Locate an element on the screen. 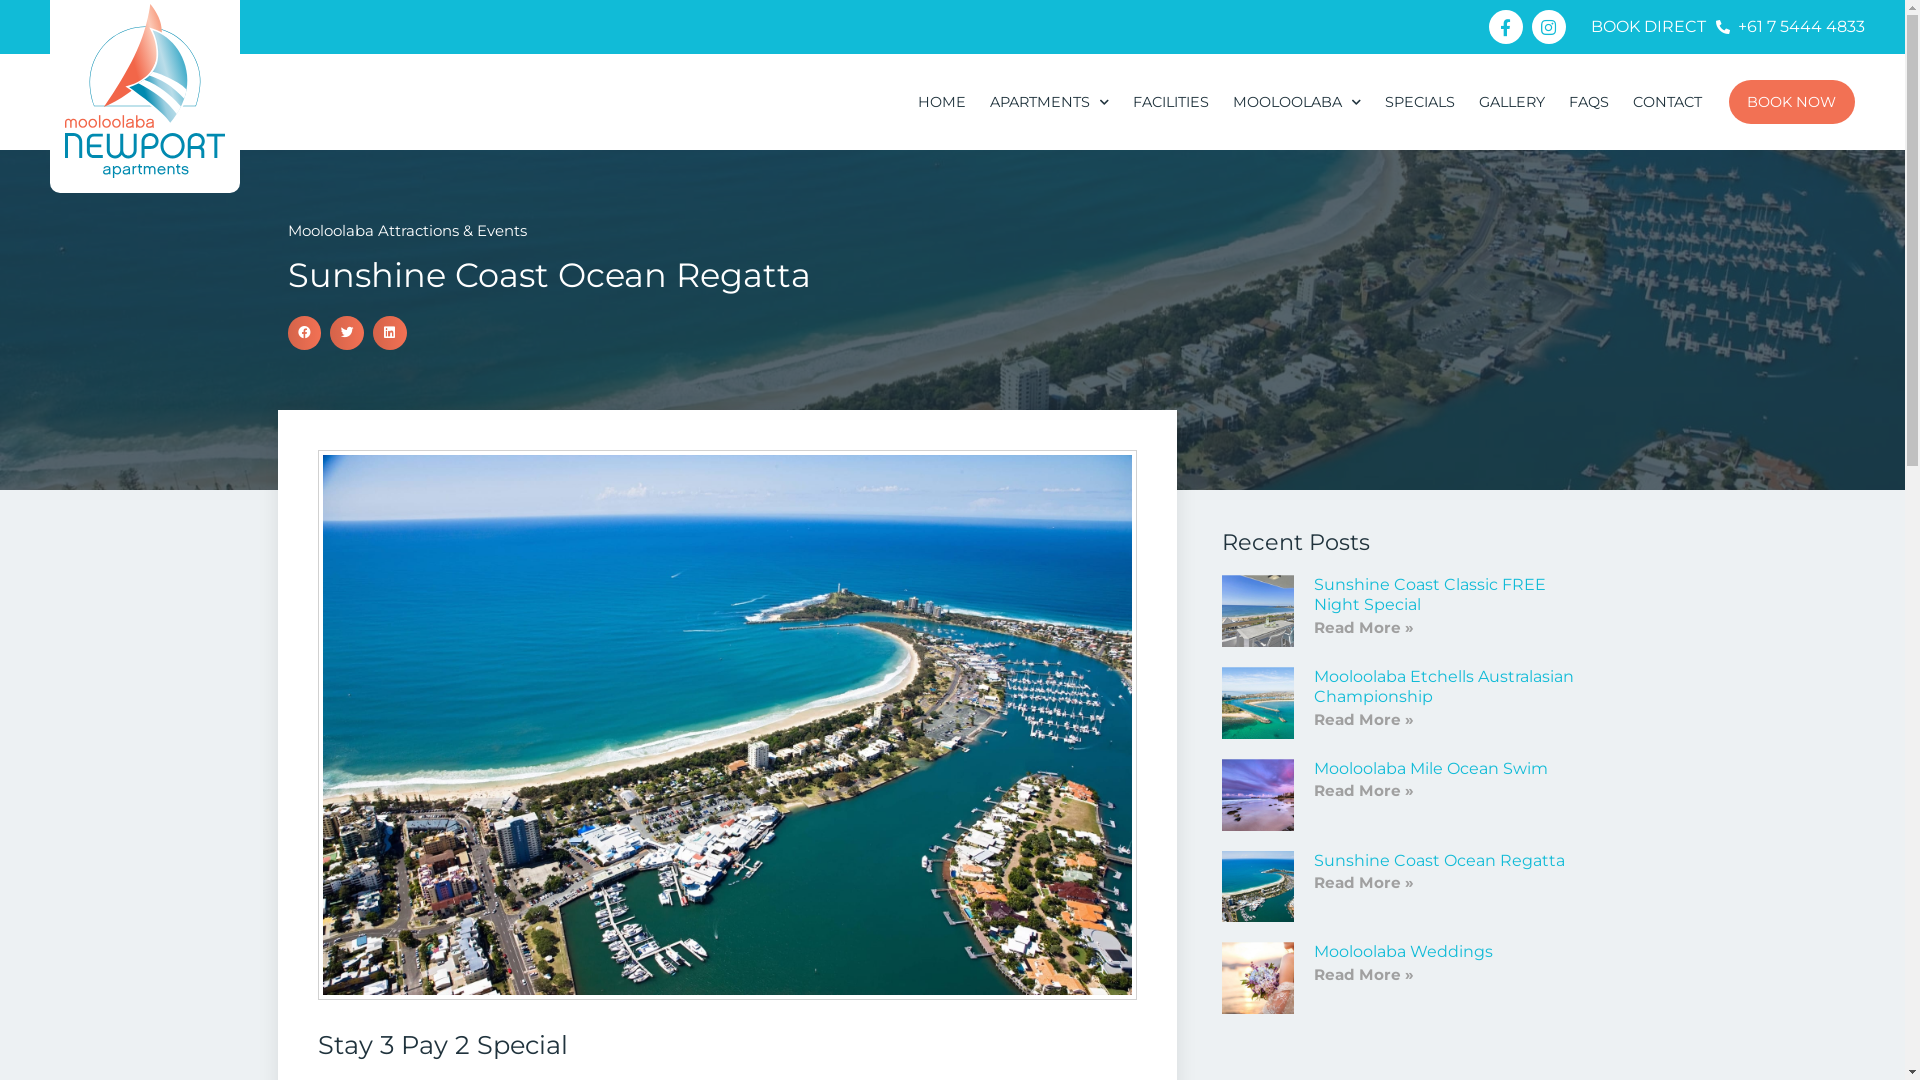  'Mooloolaba Mile Ocean Swim' is located at coordinates (1429, 767).